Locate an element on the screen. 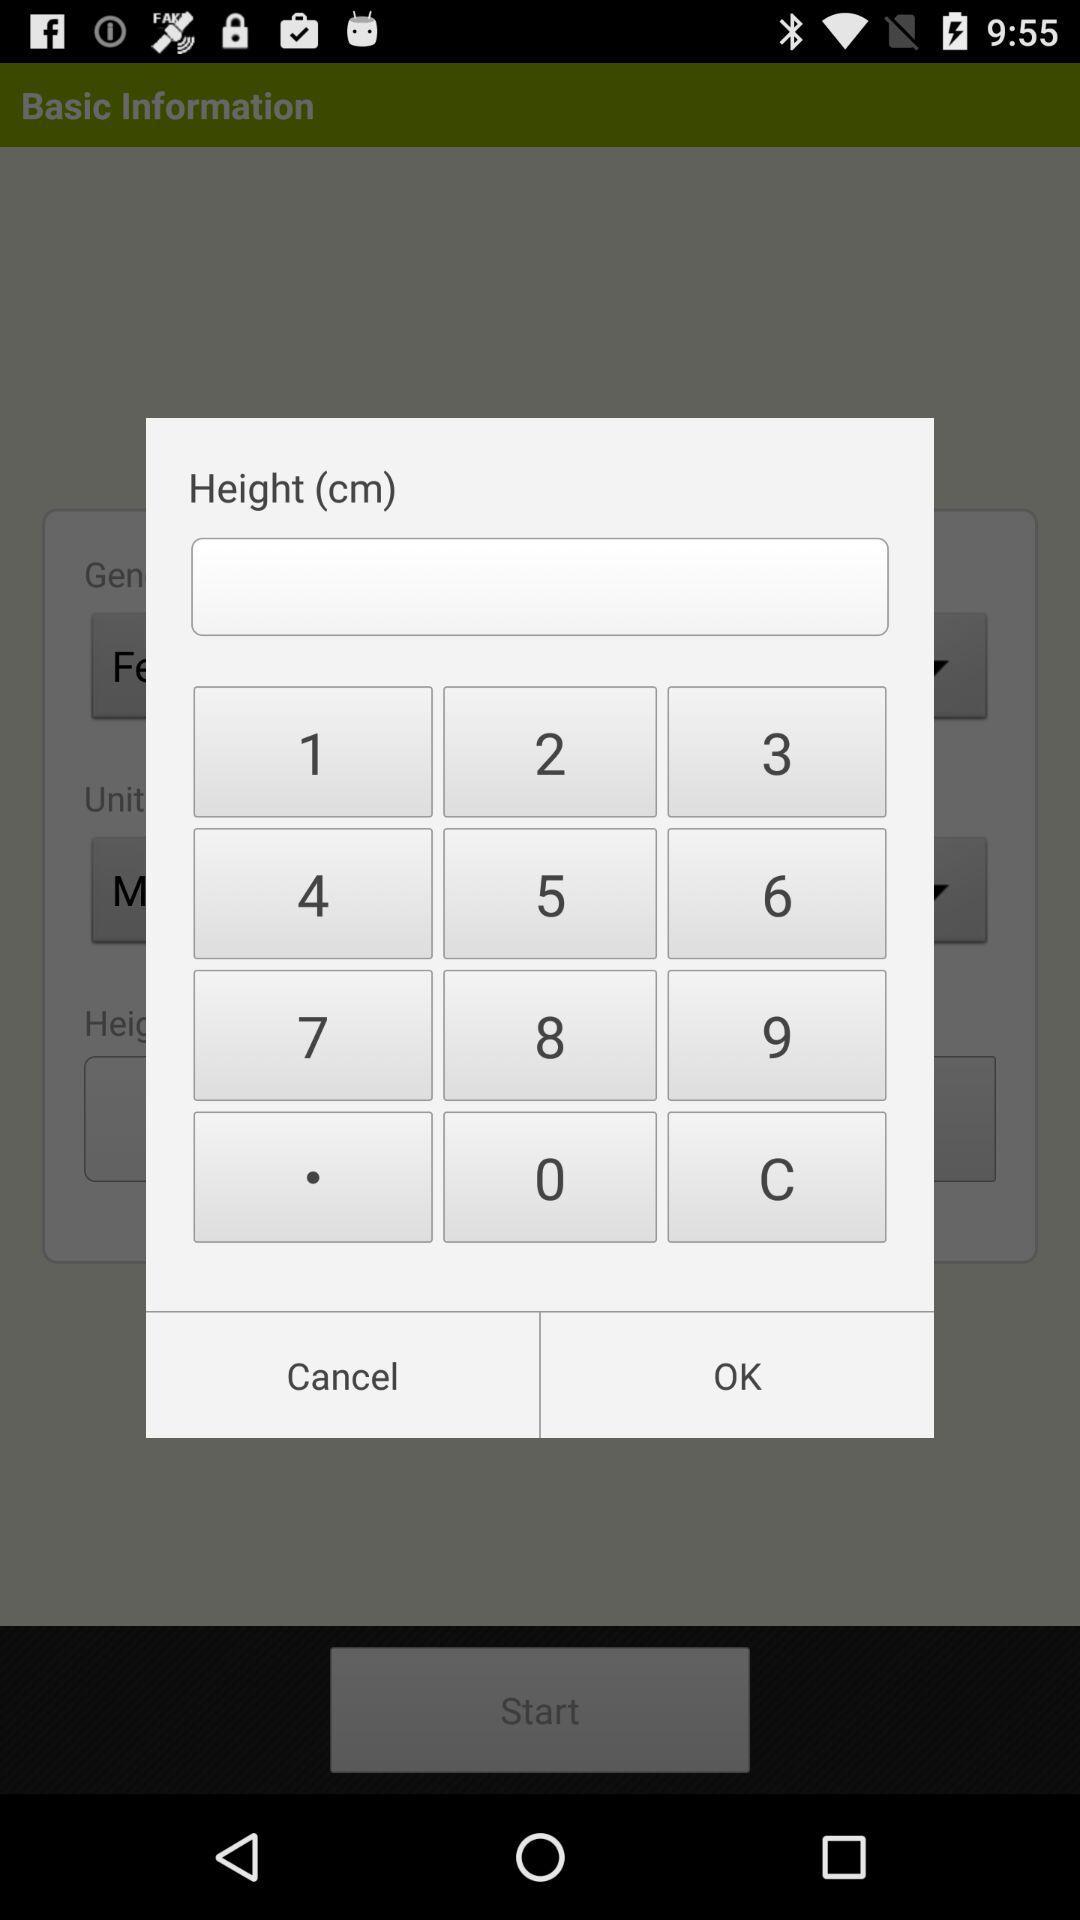 The image size is (1080, 1920). 4 is located at coordinates (313, 892).